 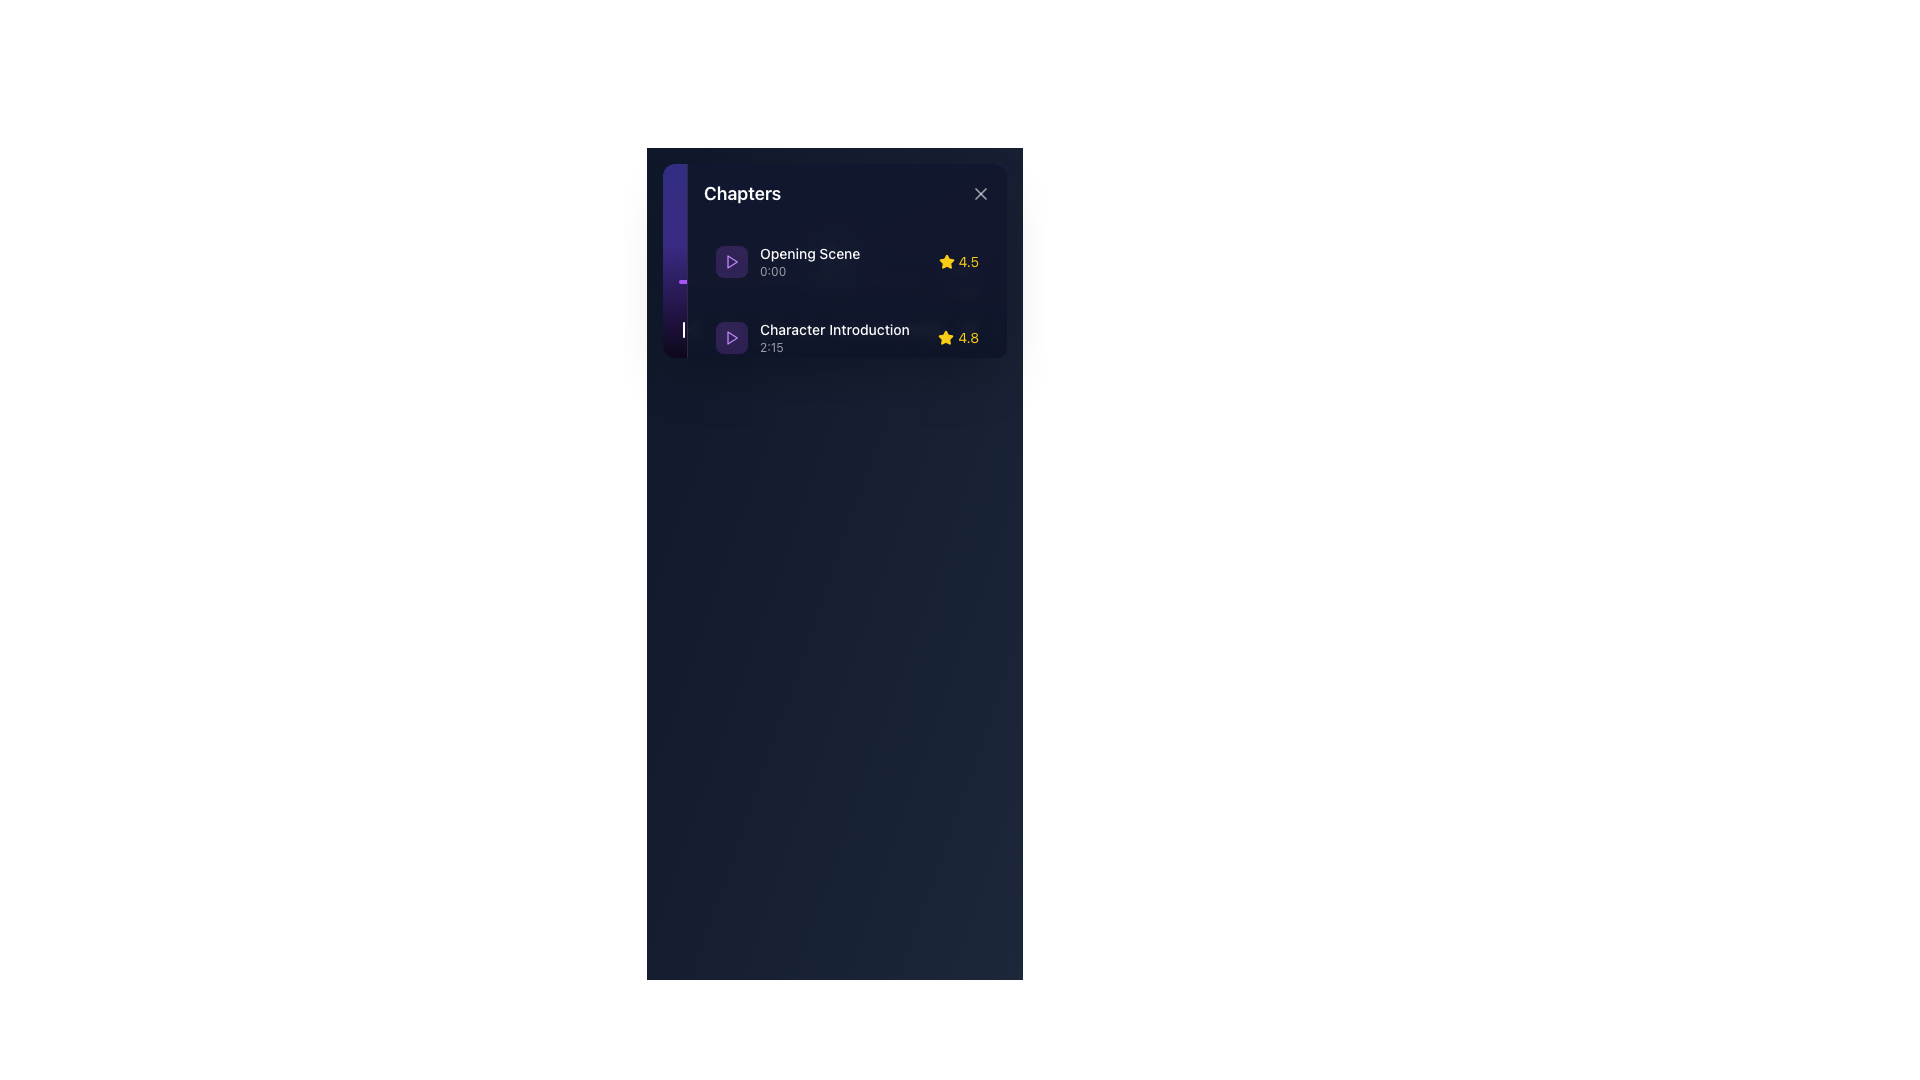 I want to click on the close button located at the top-right corner of the 'Chapters' panel, so click(x=980, y=193).